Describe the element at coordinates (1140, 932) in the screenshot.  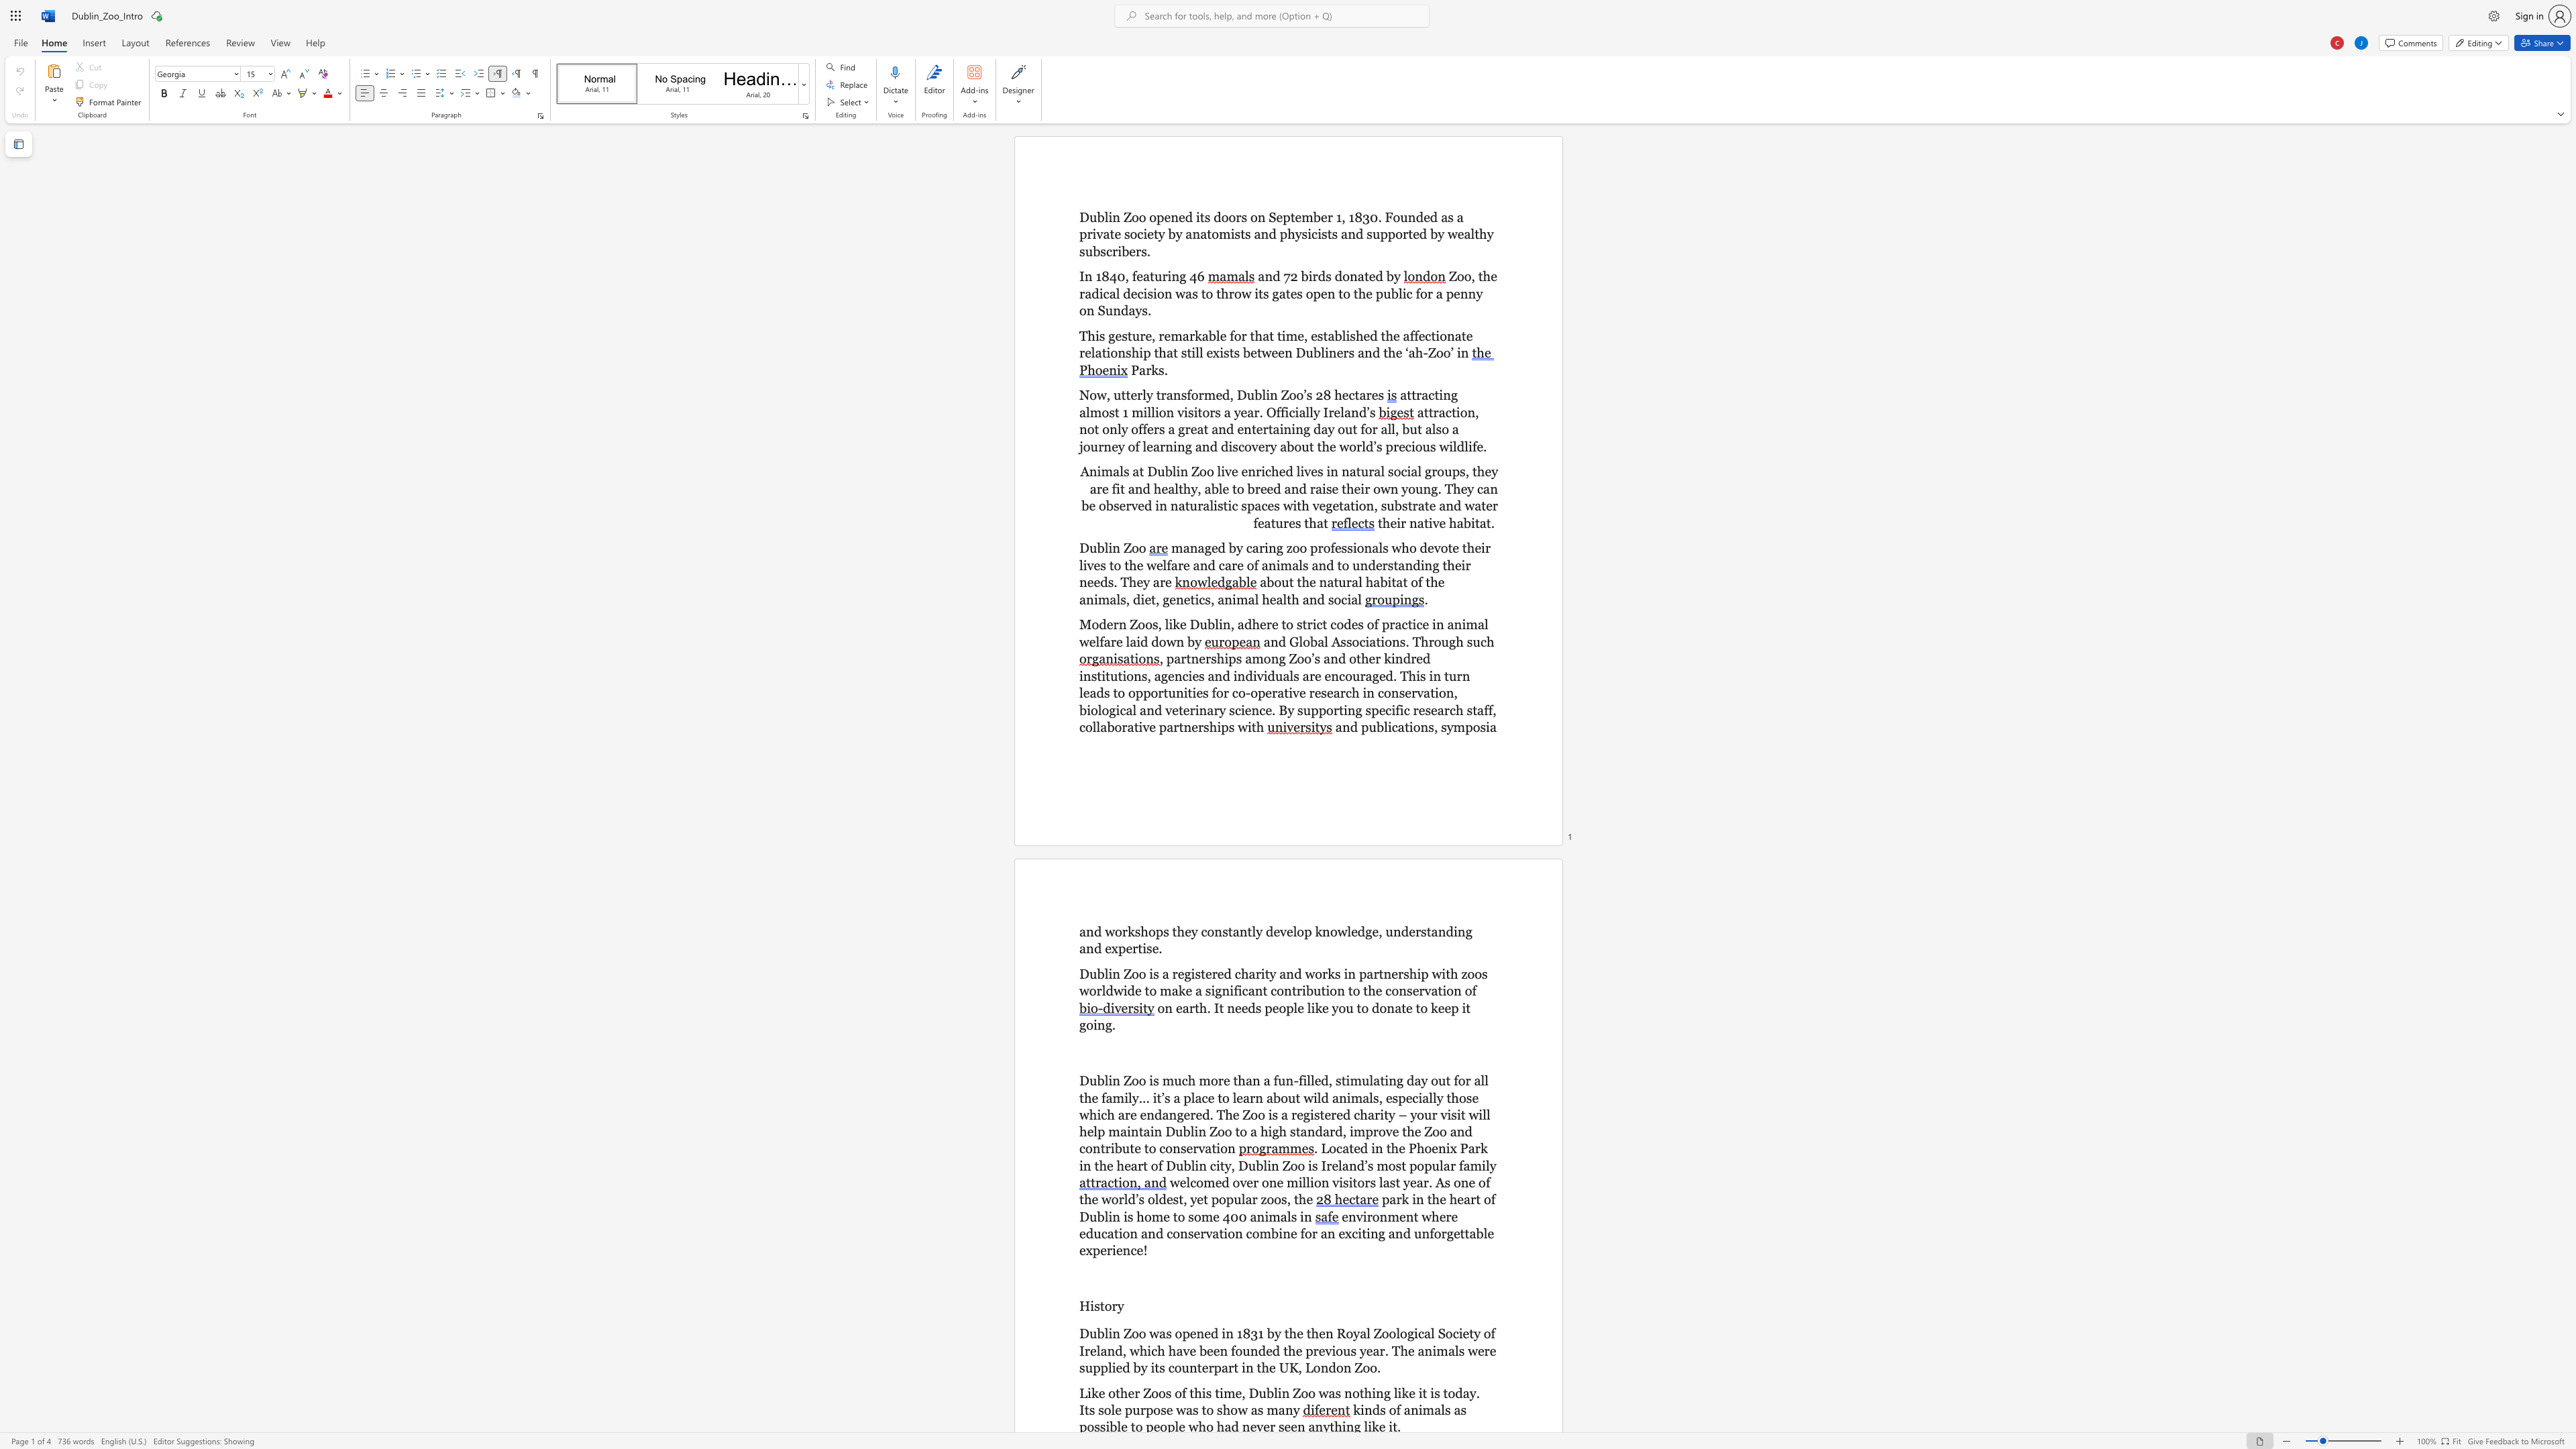
I see `the subset text "hops they constantly de" within the text "and workshops they constantly develo"` at that location.